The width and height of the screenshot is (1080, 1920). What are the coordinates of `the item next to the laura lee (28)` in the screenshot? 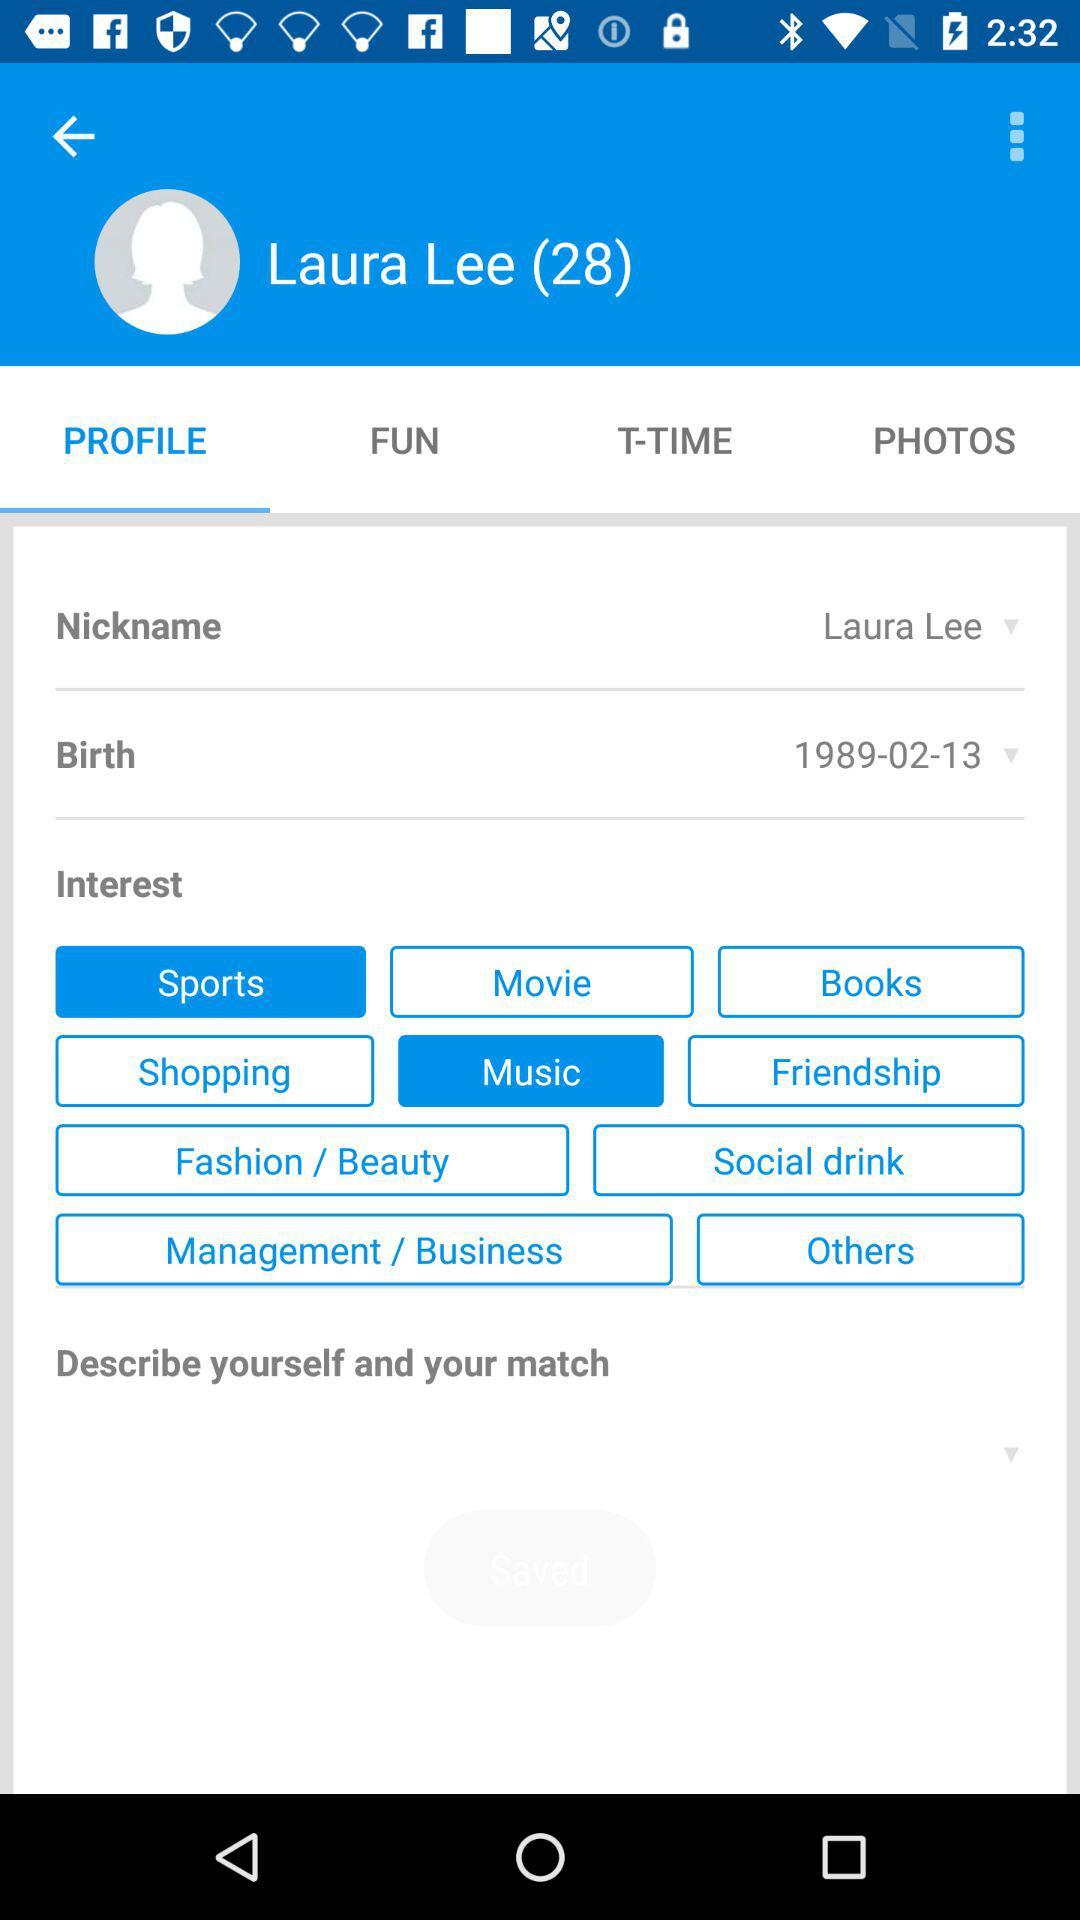 It's located at (72, 135).